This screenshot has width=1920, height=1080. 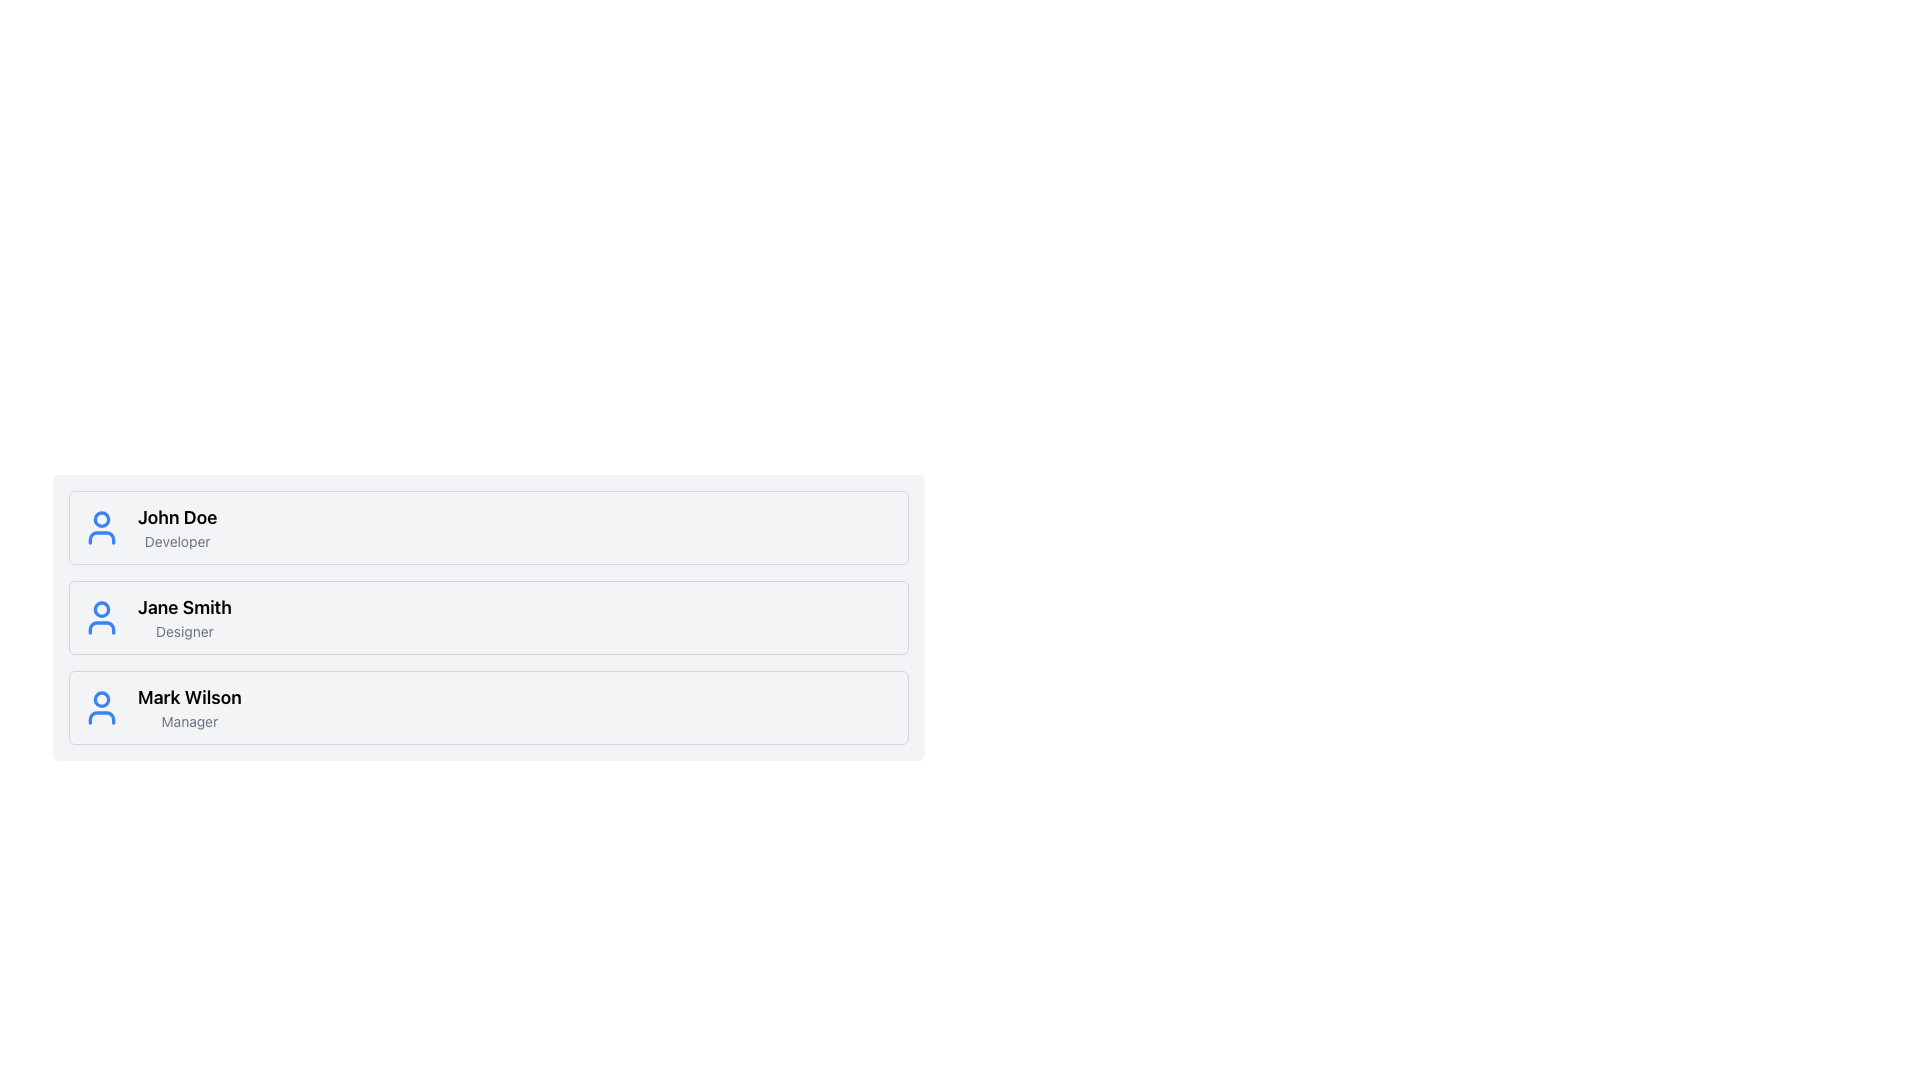 What do you see at coordinates (100, 707) in the screenshot?
I see `the SVG Icon representing user 'Mark Wilson' from the 'Mark Wilson Manager' panel` at bounding box center [100, 707].